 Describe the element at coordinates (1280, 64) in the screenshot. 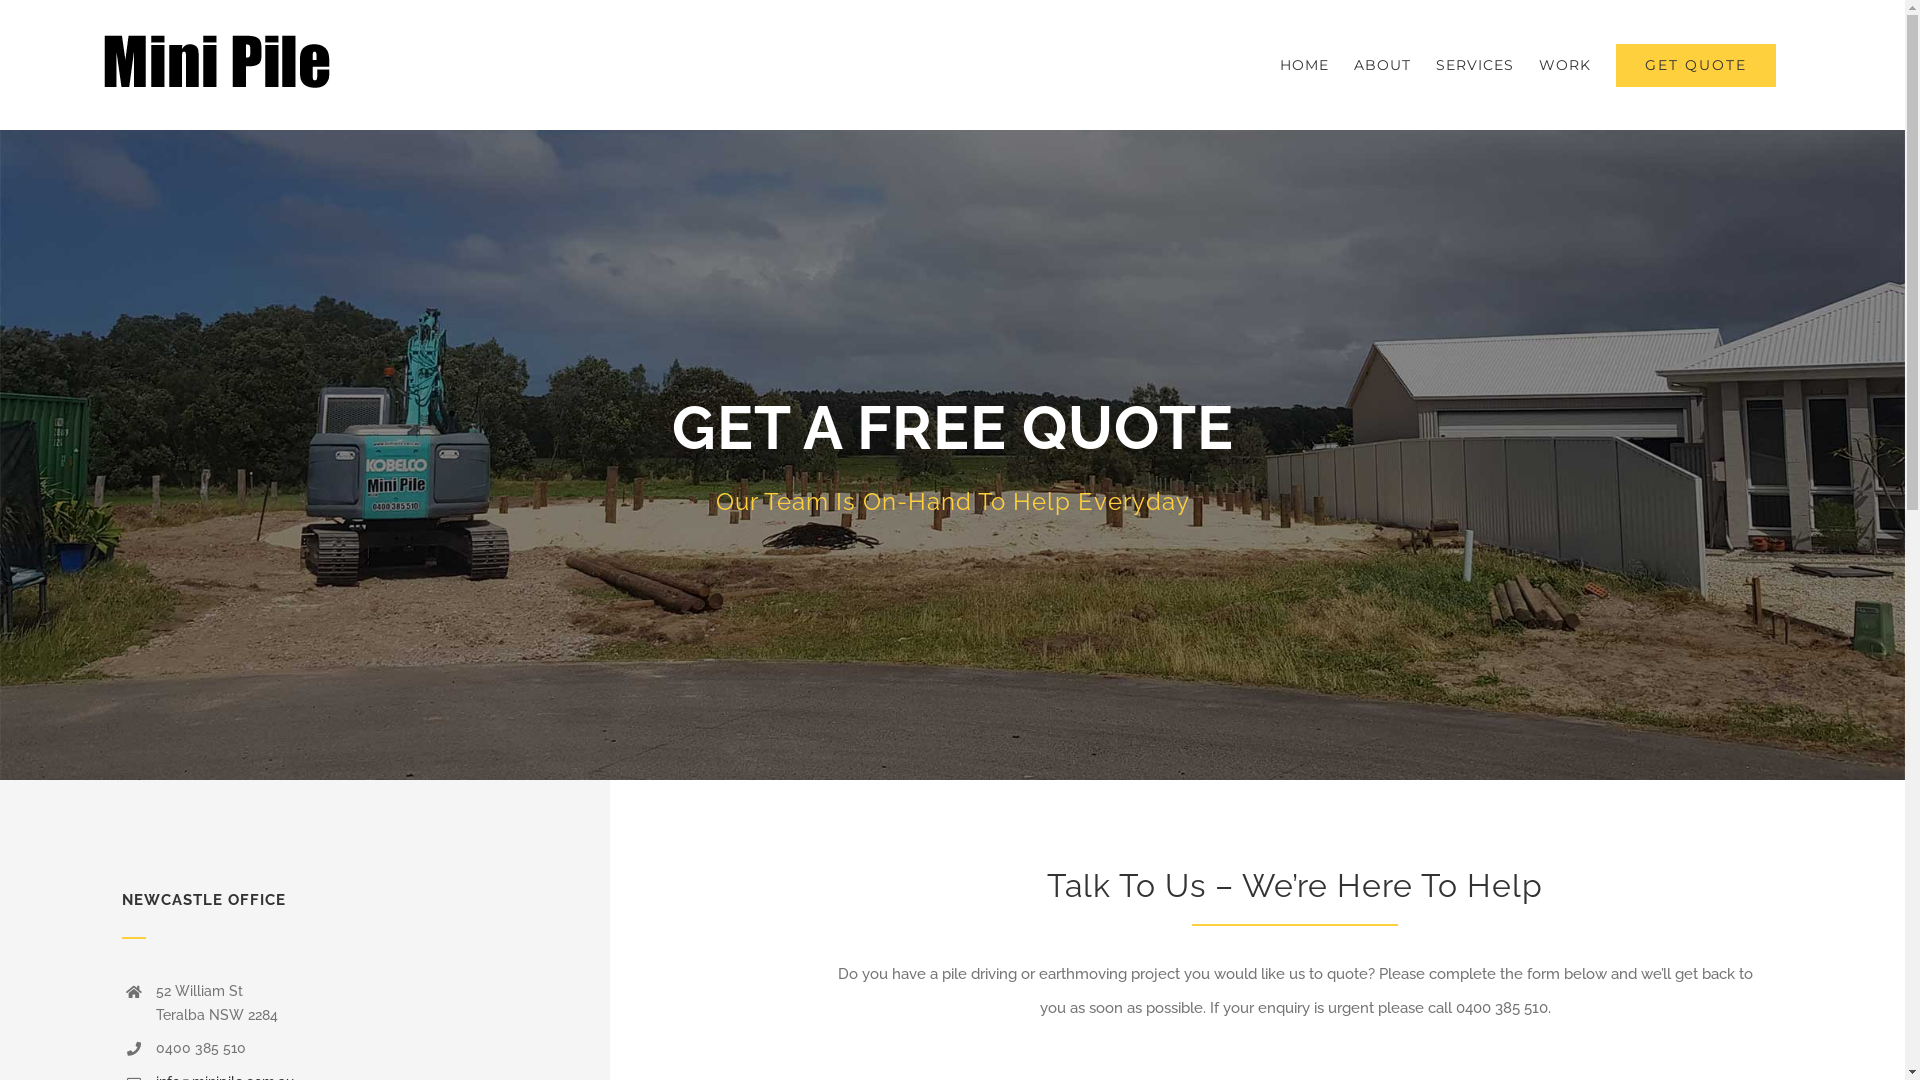

I see `'HOME'` at that location.